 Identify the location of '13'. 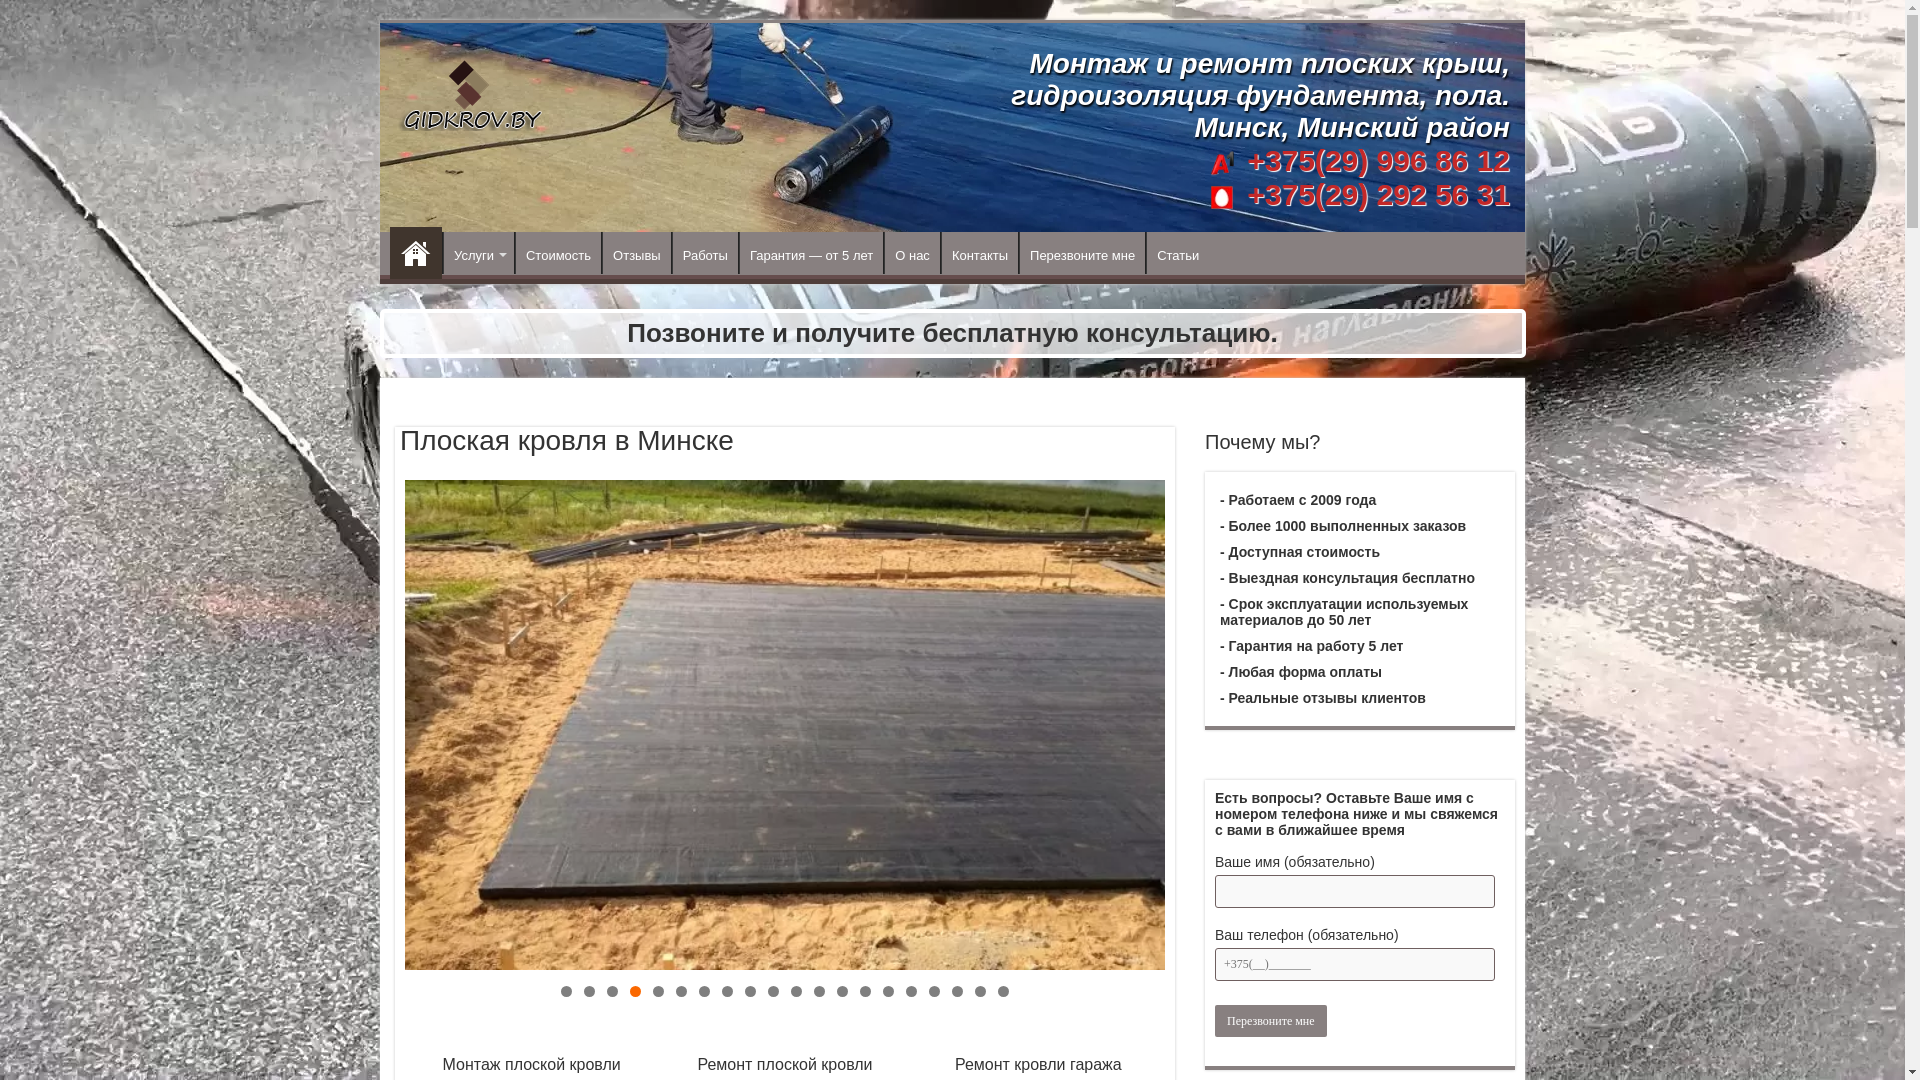
(842, 991).